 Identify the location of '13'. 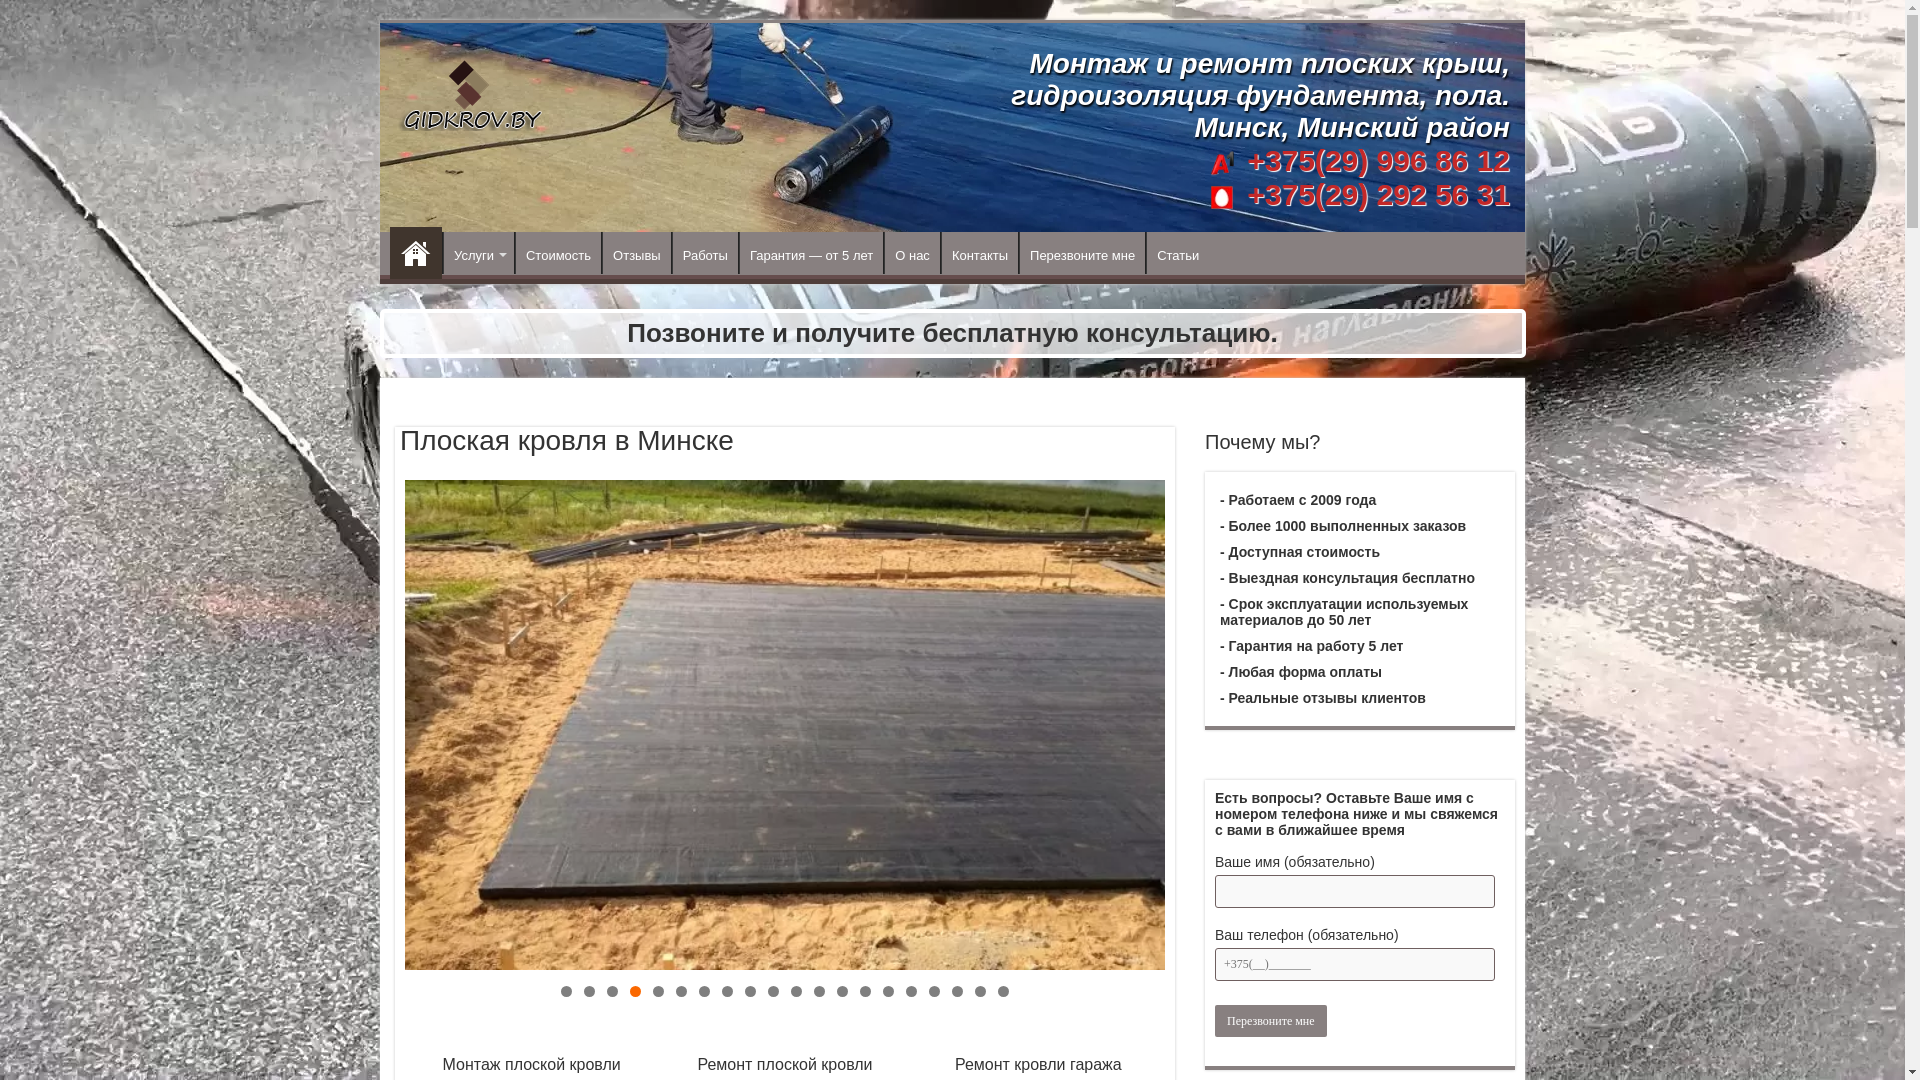
(842, 991).